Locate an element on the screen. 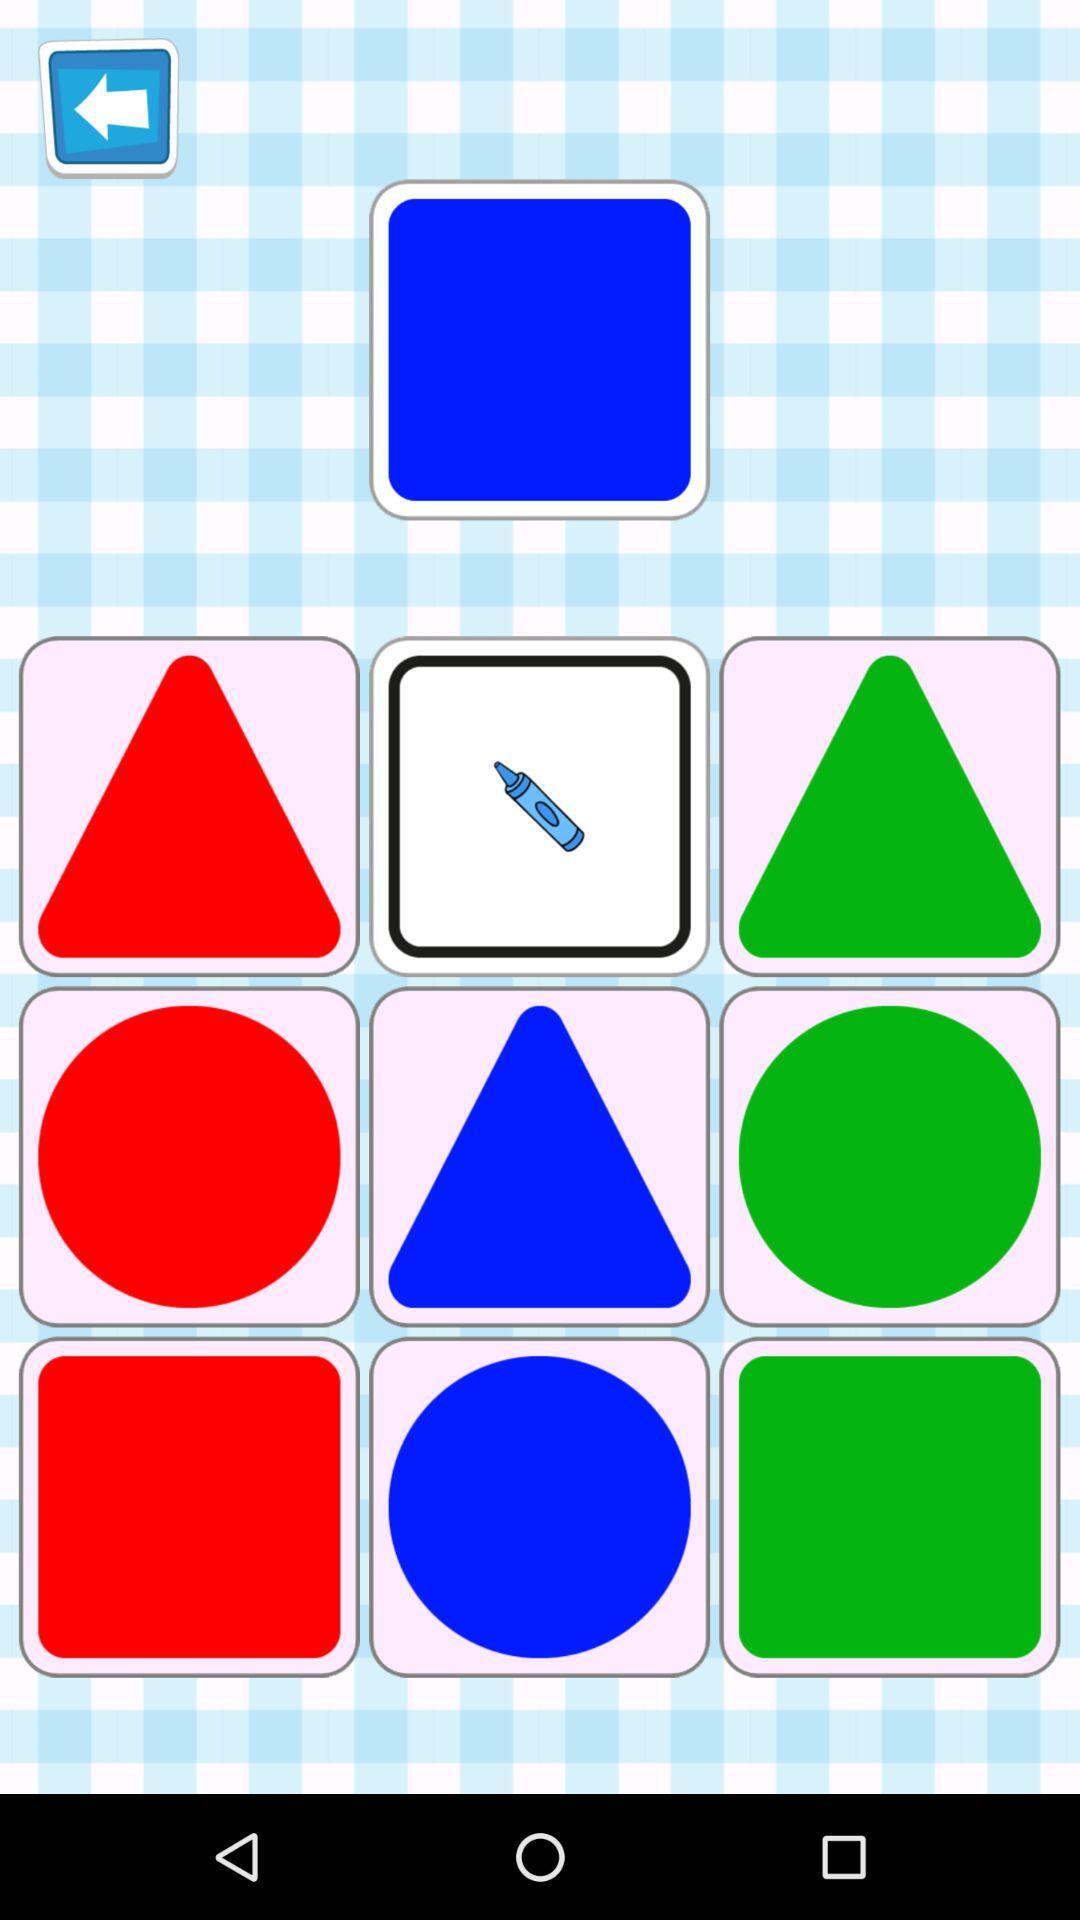  item at the top is located at coordinates (538, 349).